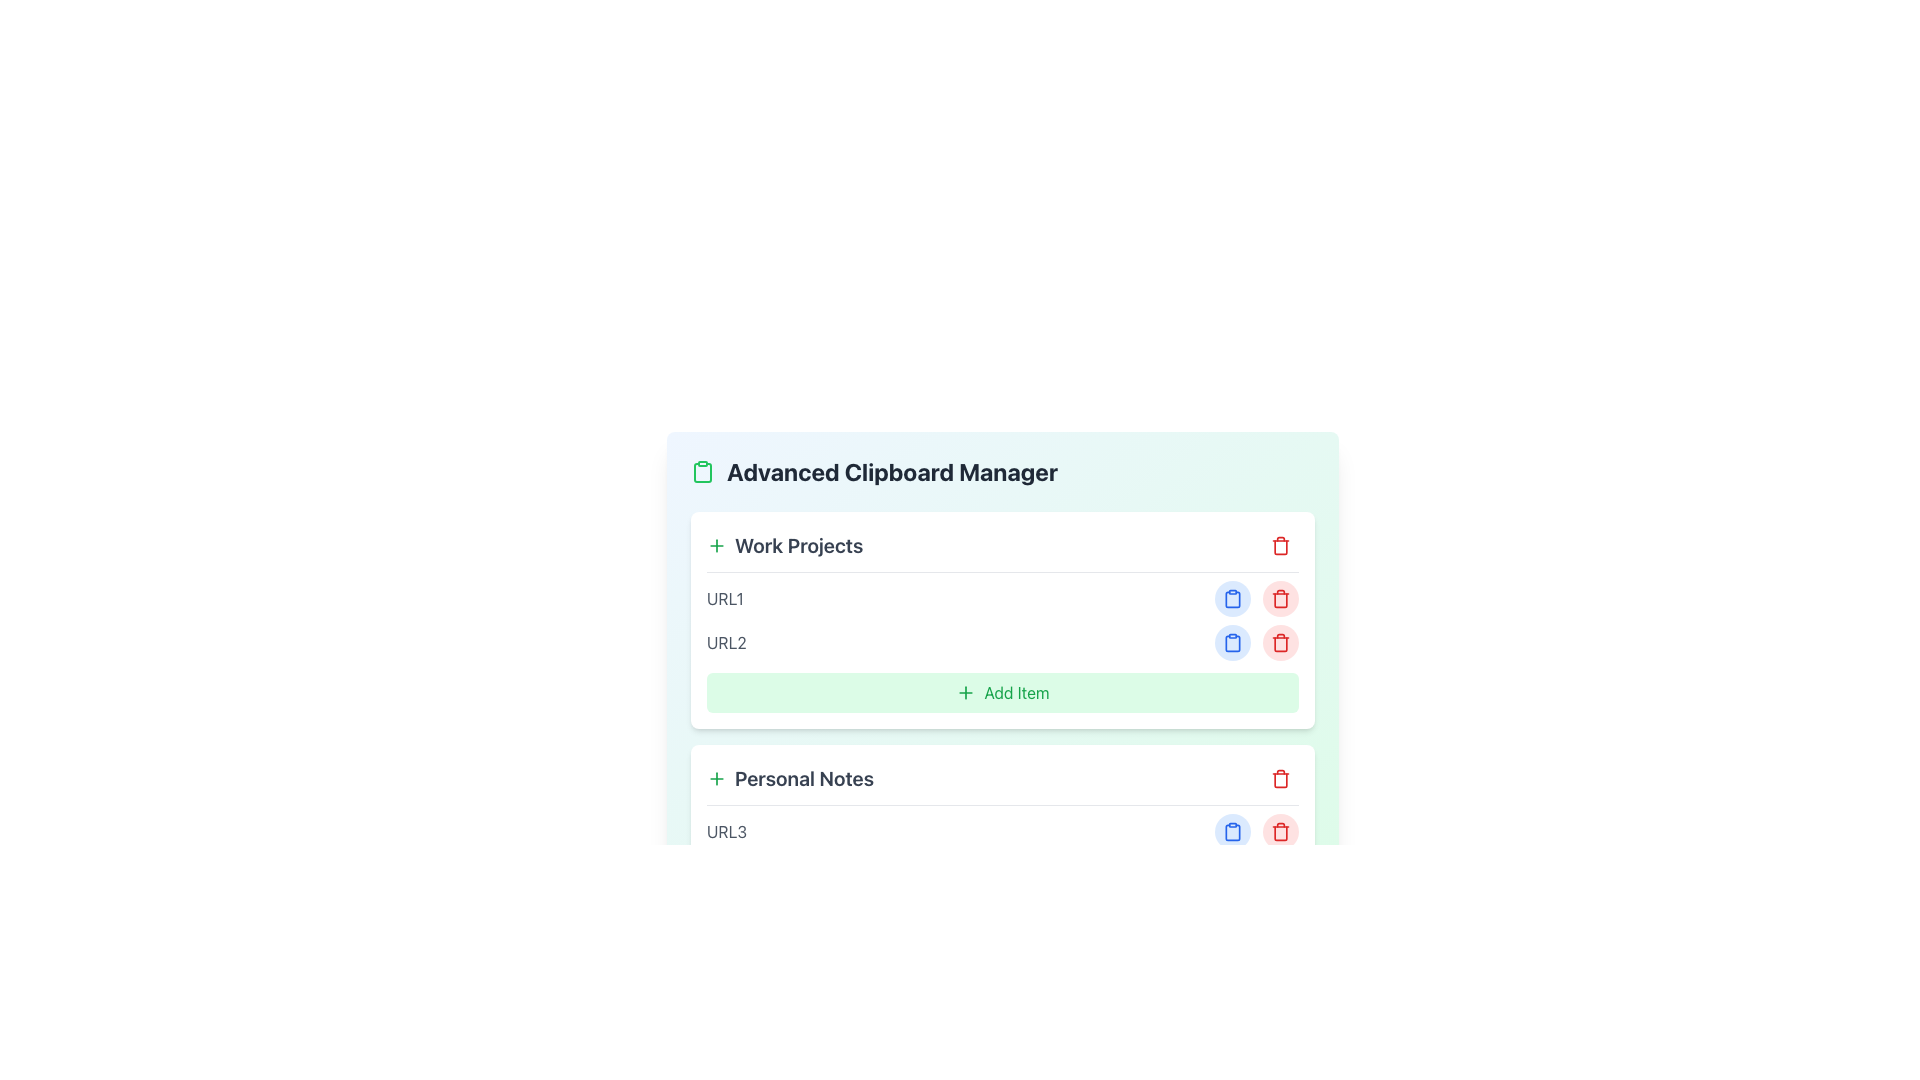 This screenshot has height=1080, width=1920. Describe the element at coordinates (1003, 692) in the screenshot. I see `the button that allows users to add a new item to the 'Work Projects' list, positioned at the bottom of the section, directly beneath the URL entries` at that location.